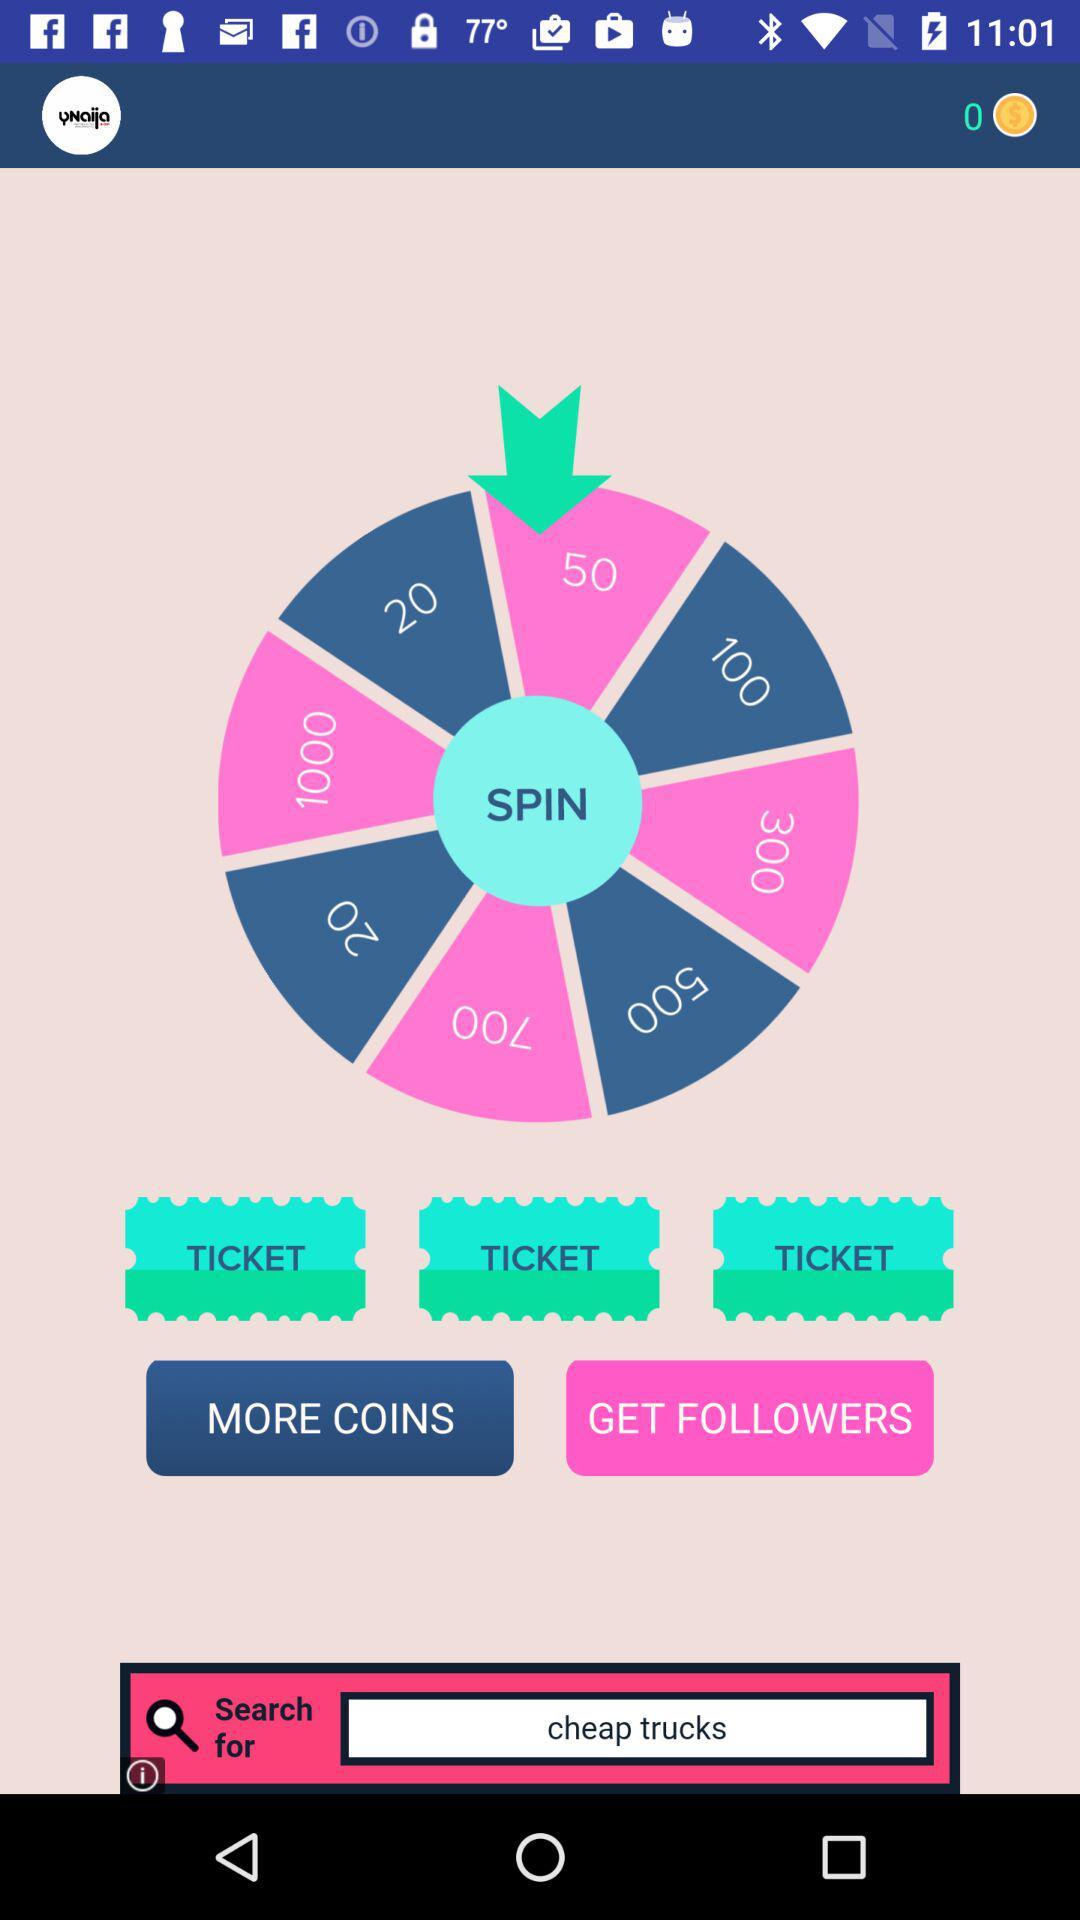  What do you see at coordinates (540, 1727) in the screenshot?
I see `the icon below more coins icon` at bounding box center [540, 1727].